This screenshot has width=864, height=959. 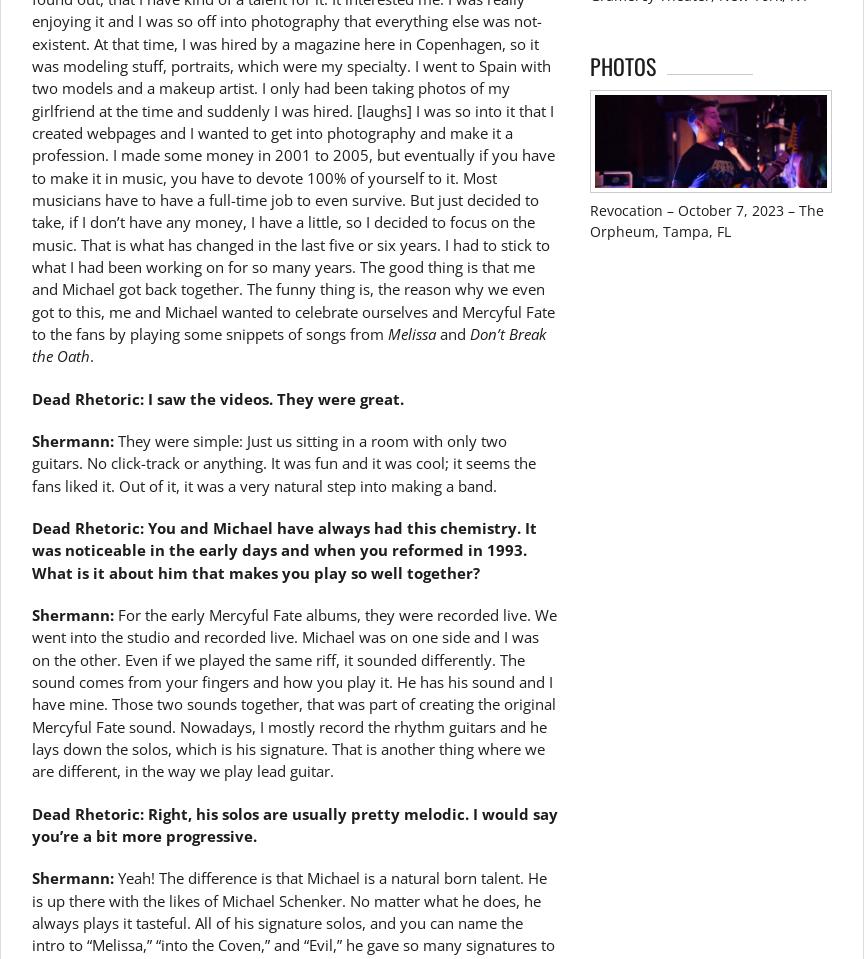 What do you see at coordinates (90, 356) in the screenshot?
I see `'.'` at bounding box center [90, 356].